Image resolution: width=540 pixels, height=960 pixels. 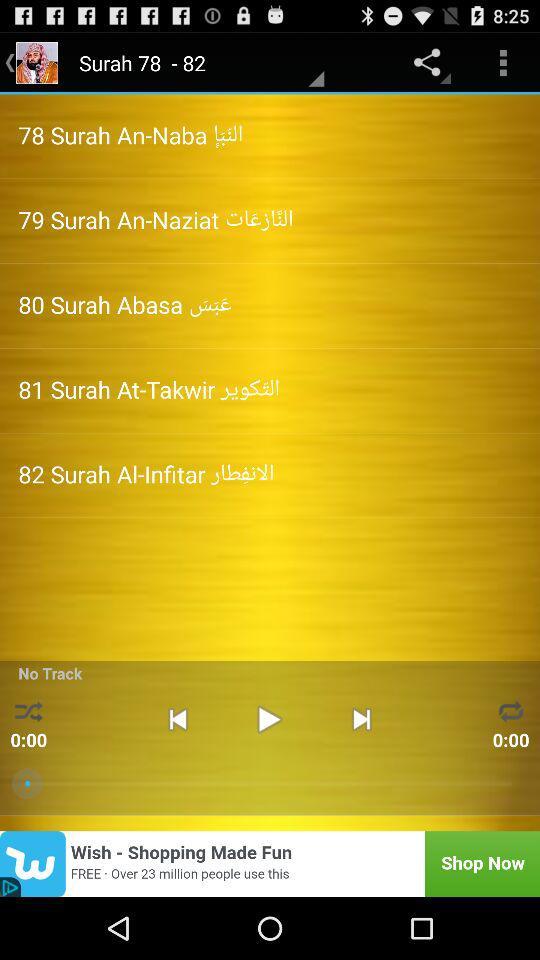 What do you see at coordinates (360, 768) in the screenshot?
I see `the skip_next icon` at bounding box center [360, 768].